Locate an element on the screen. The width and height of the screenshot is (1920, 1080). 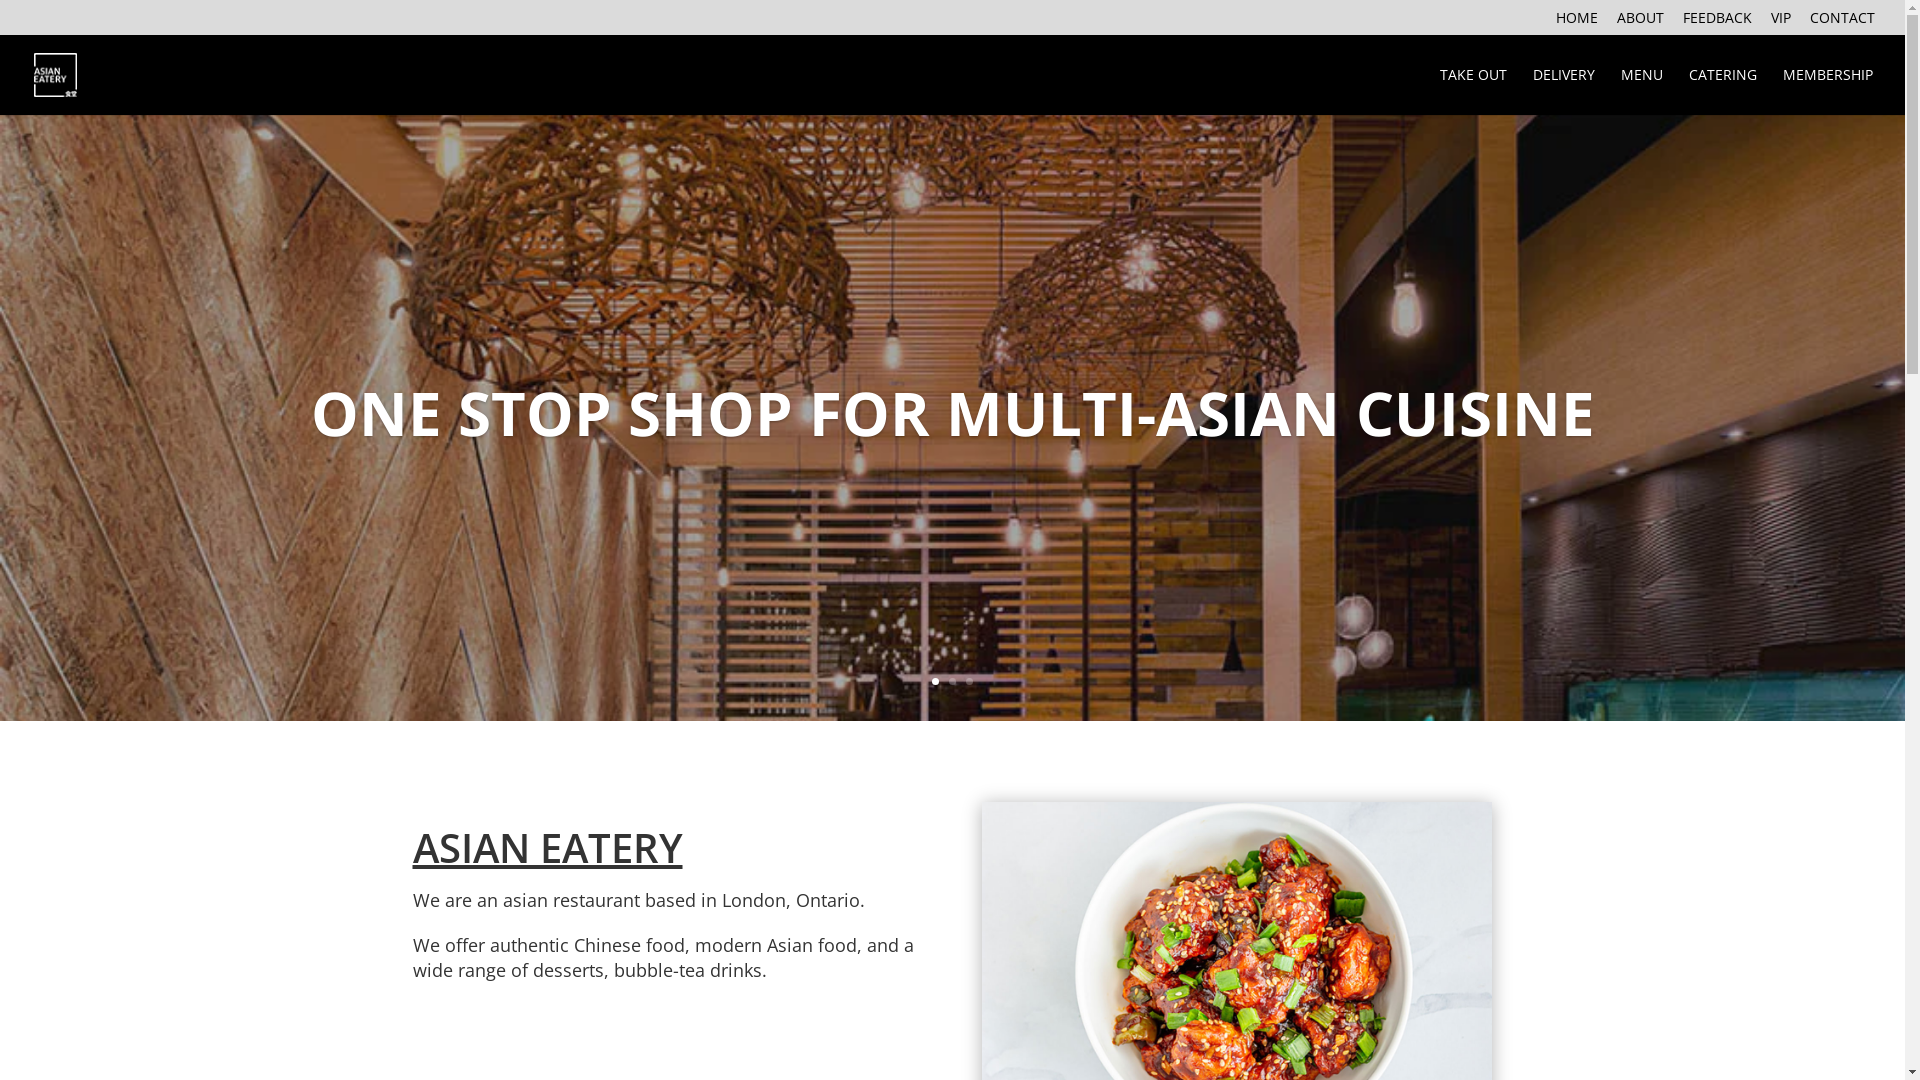
'3' is located at coordinates (969, 680).